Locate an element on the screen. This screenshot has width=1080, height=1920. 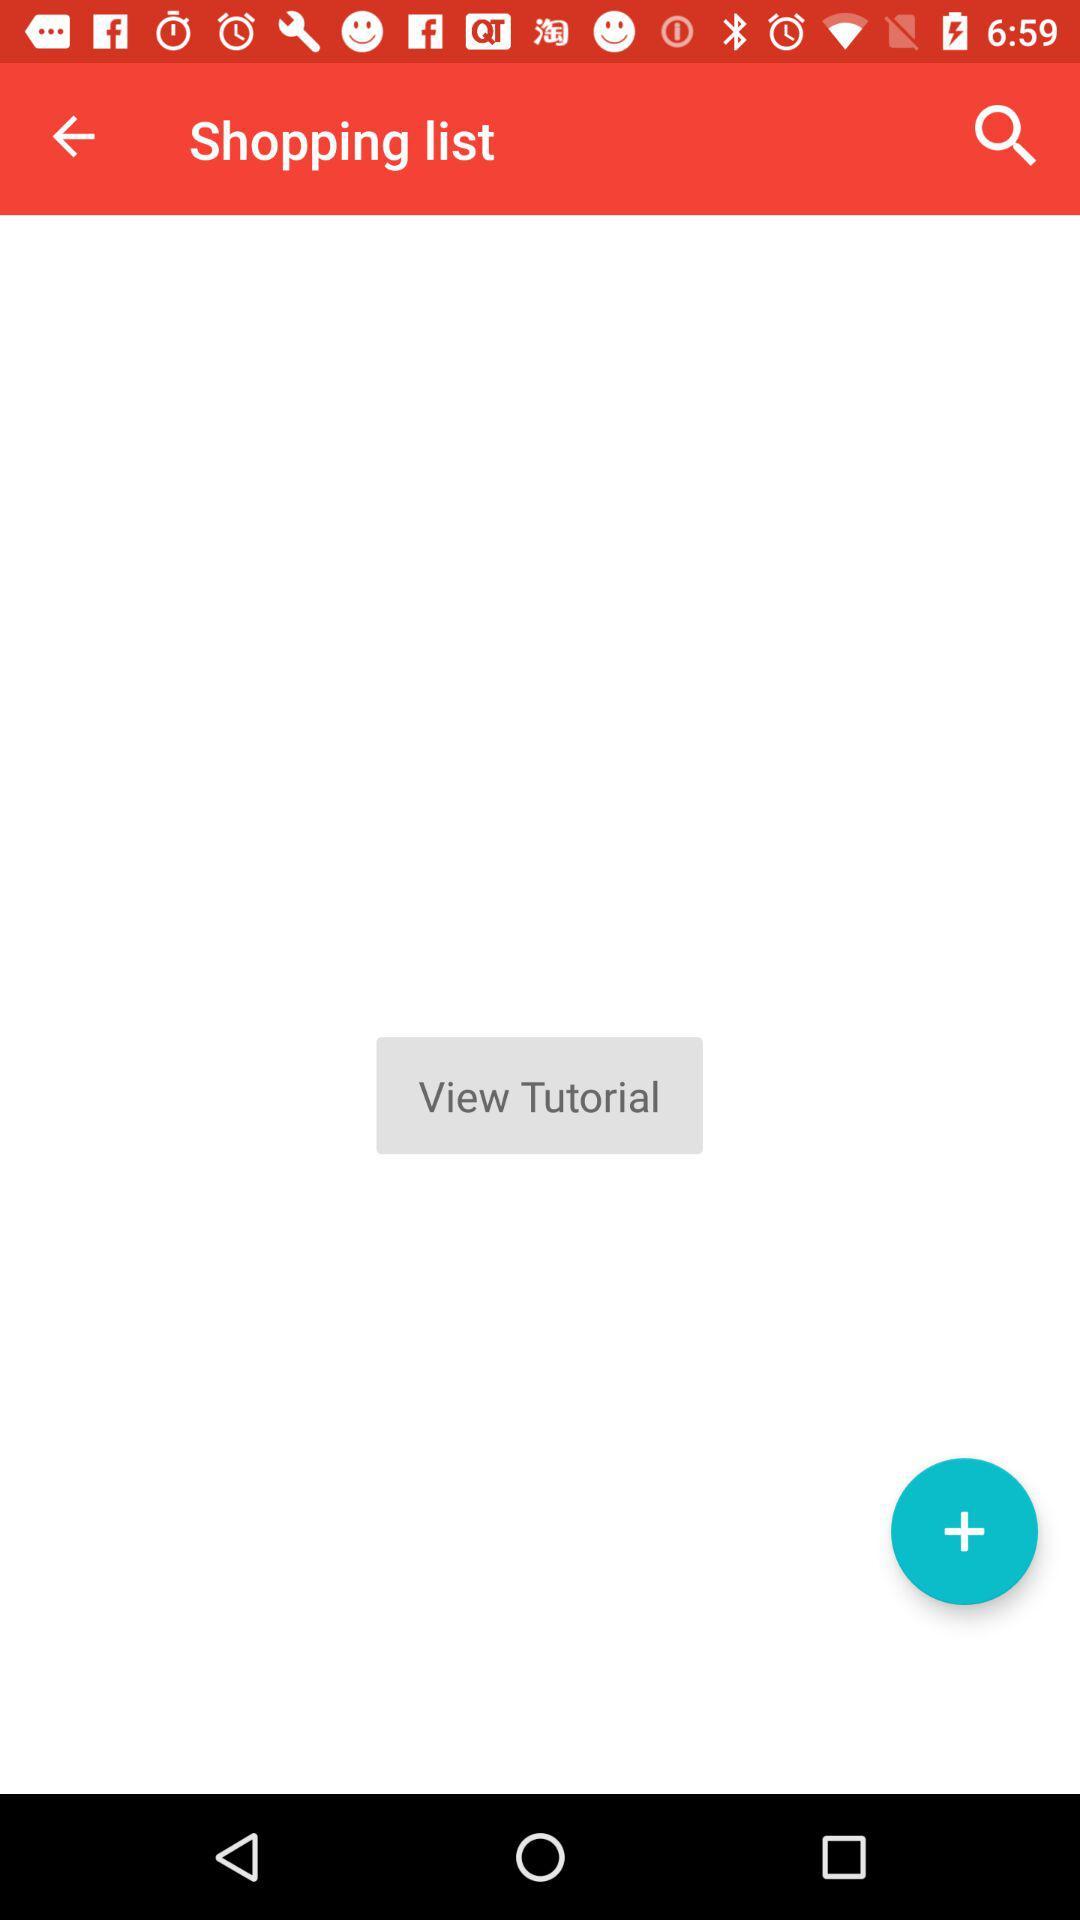
icon next to the shopping list item is located at coordinates (72, 135).